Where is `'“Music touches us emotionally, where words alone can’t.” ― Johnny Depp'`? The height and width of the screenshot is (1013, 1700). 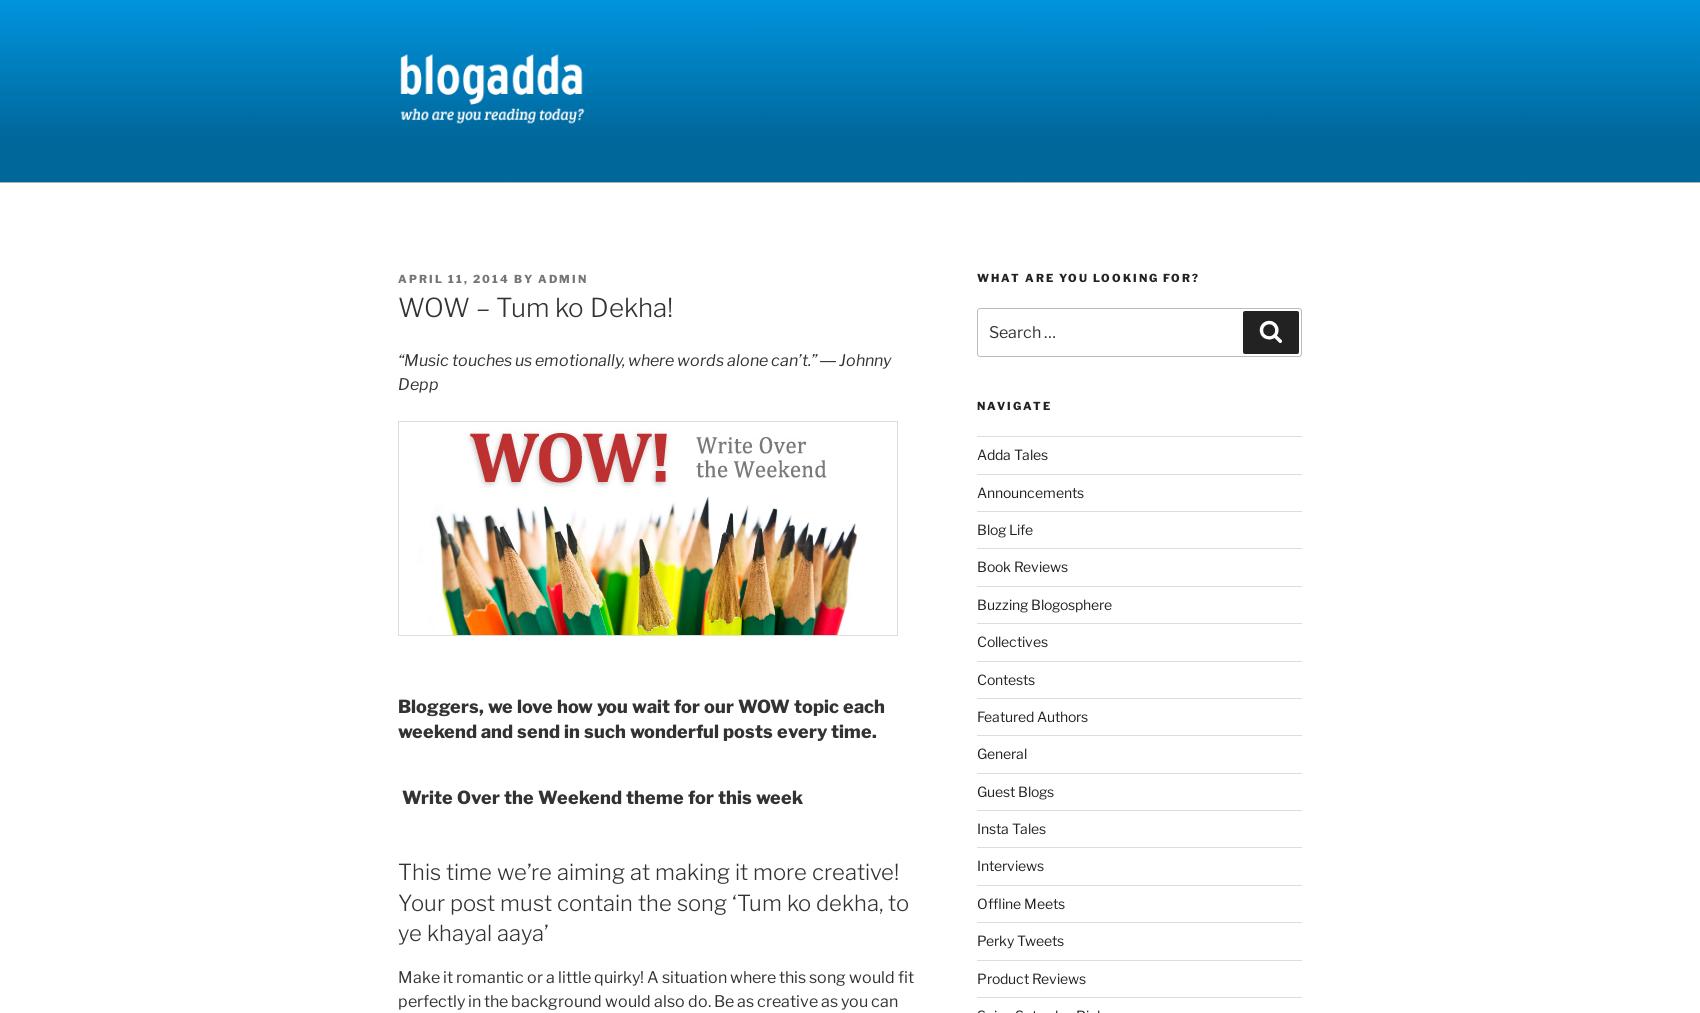
'“Music touches us emotionally, where words alone can’t.” ― Johnny Depp' is located at coordinates (644, 372).